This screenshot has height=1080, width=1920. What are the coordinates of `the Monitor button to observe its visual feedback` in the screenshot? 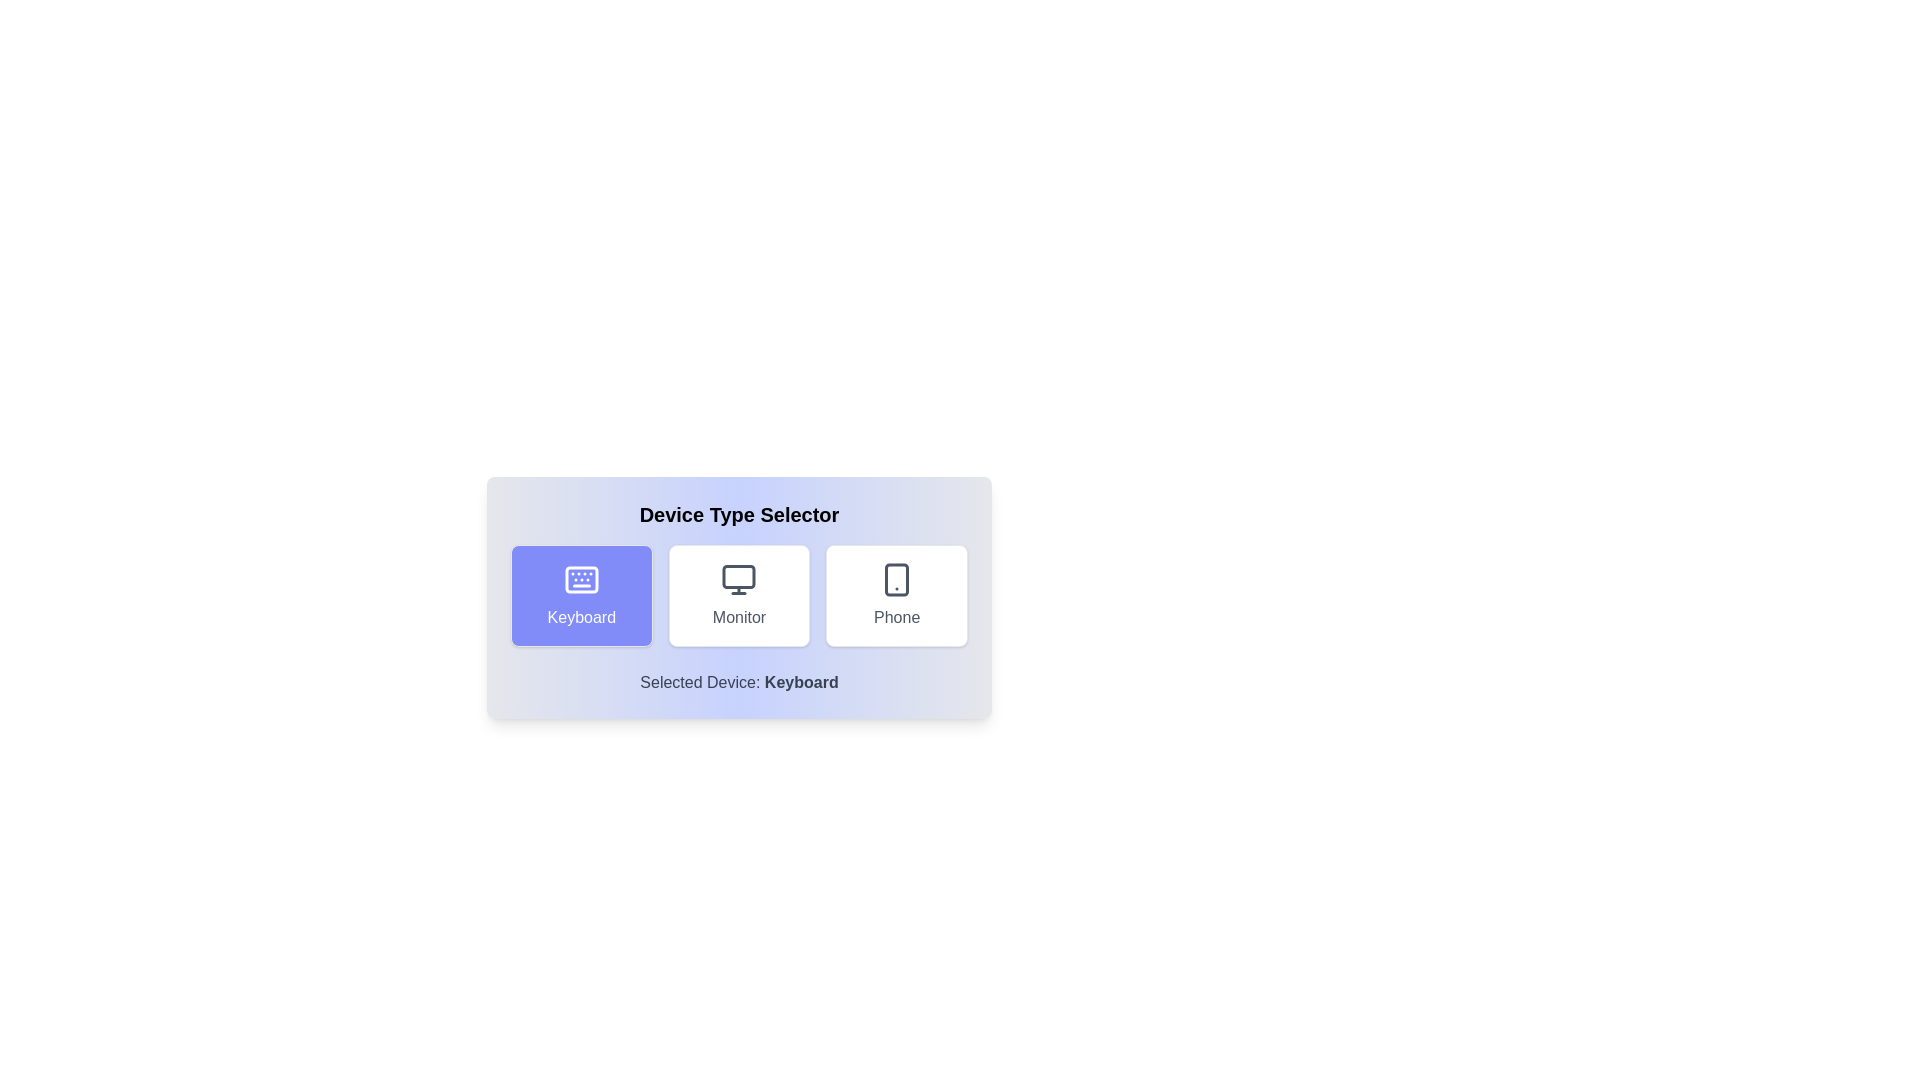 It's located at (738, 595).